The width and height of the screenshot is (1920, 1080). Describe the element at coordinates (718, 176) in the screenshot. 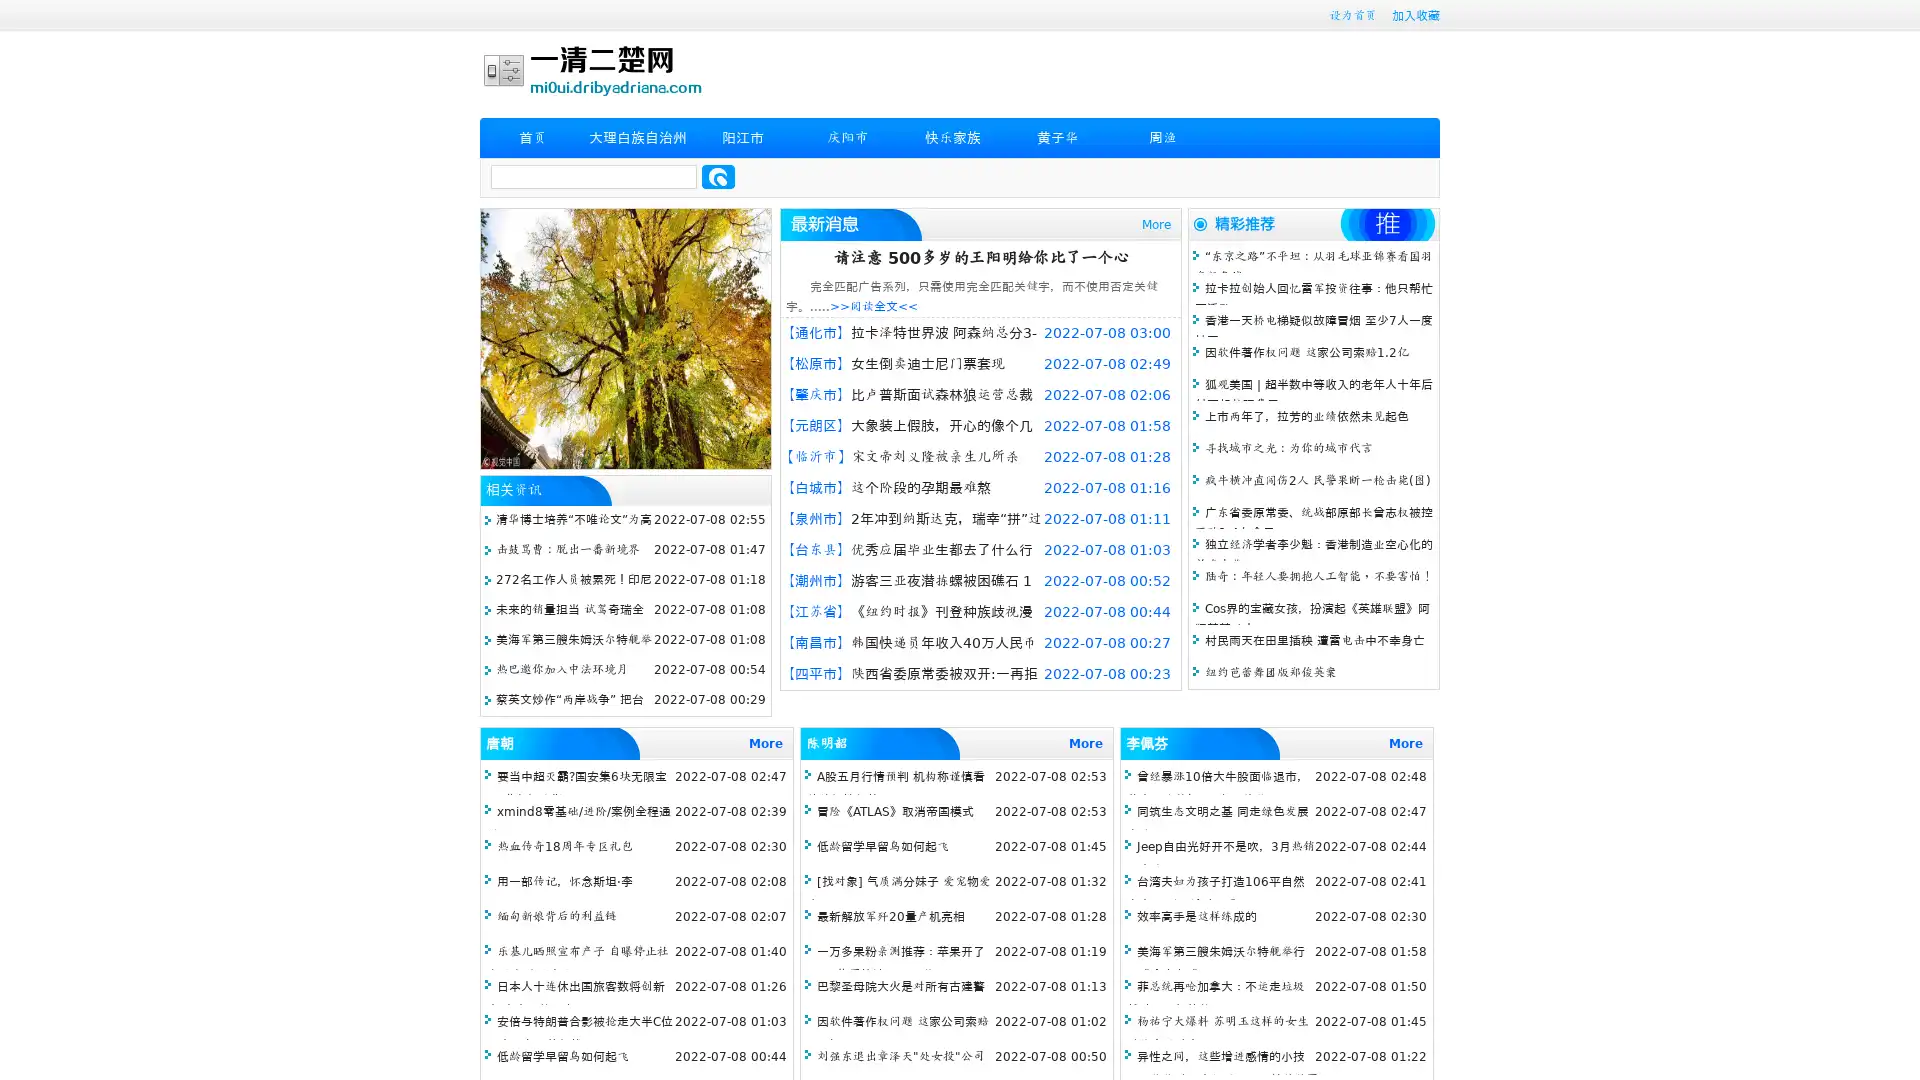

I see `Search` at that location.